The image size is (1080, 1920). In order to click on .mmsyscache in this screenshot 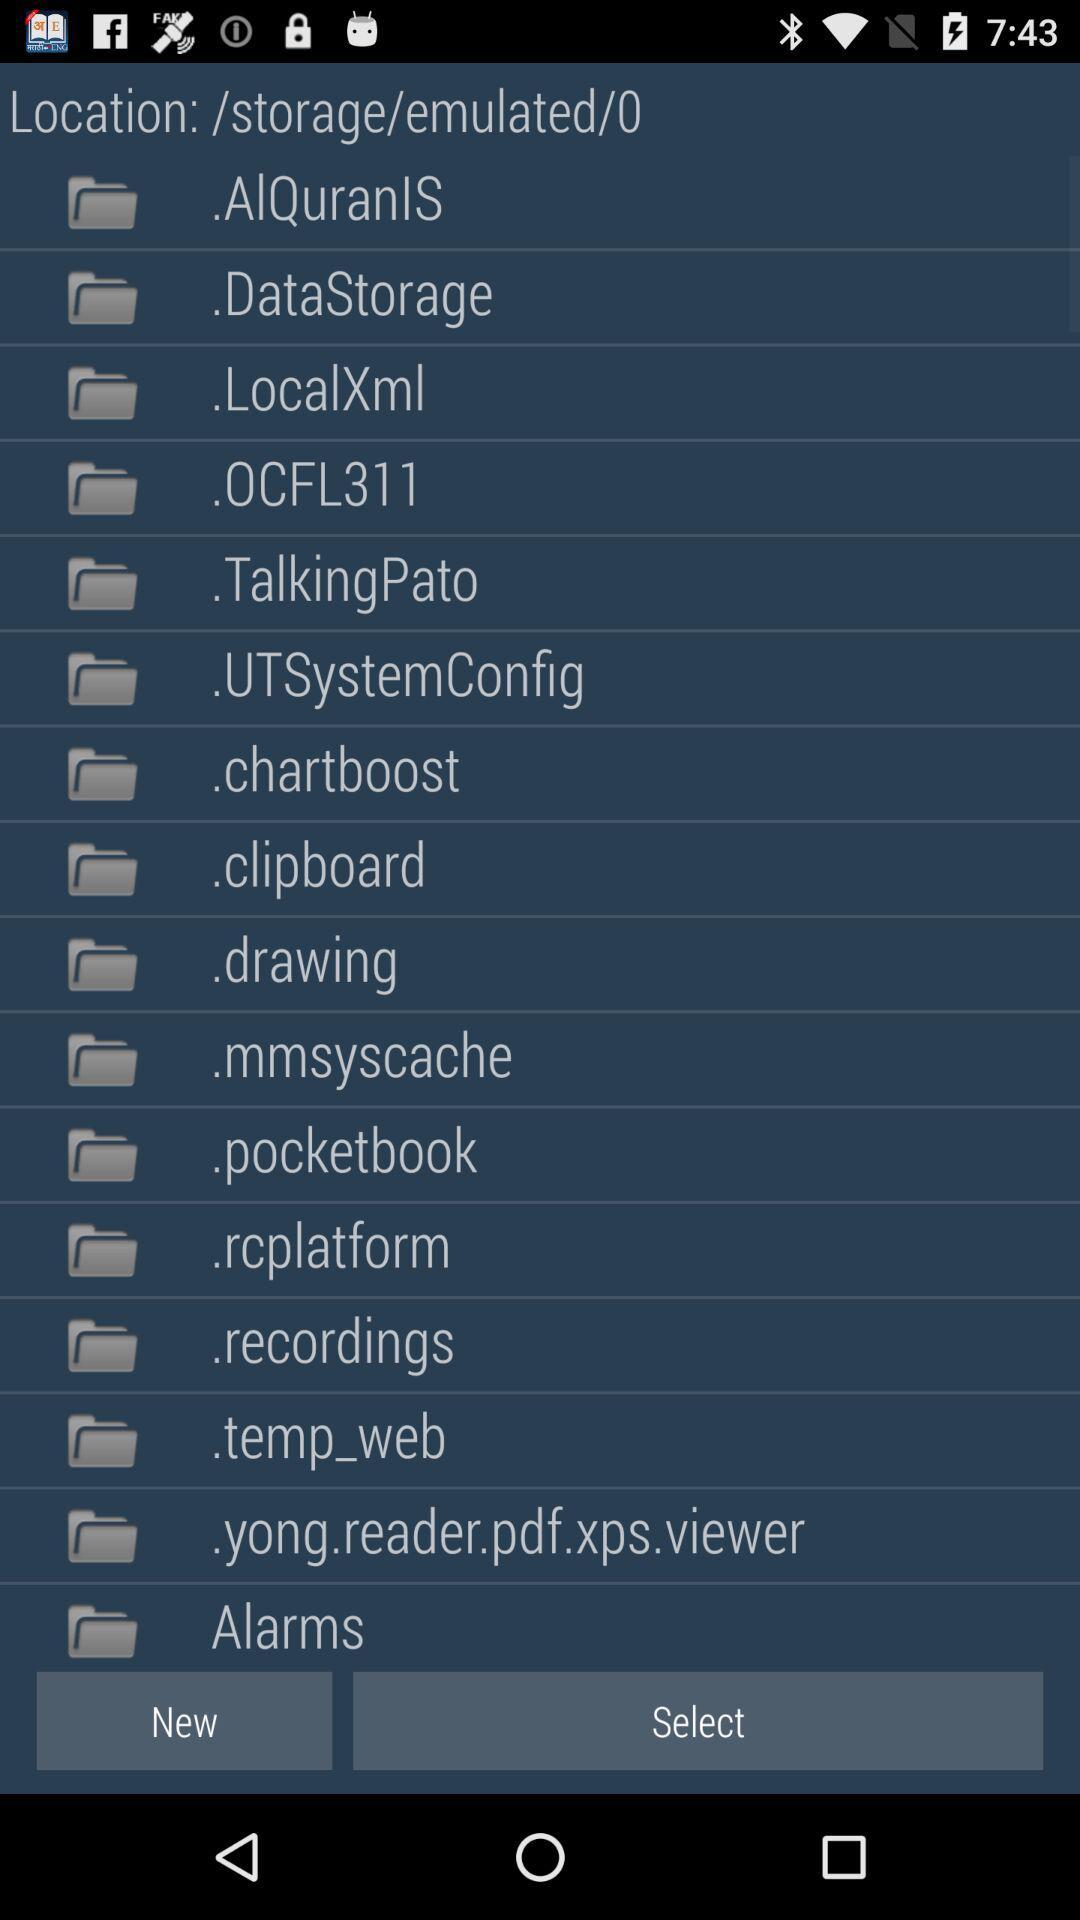, I will do `click(361, 1058)`.